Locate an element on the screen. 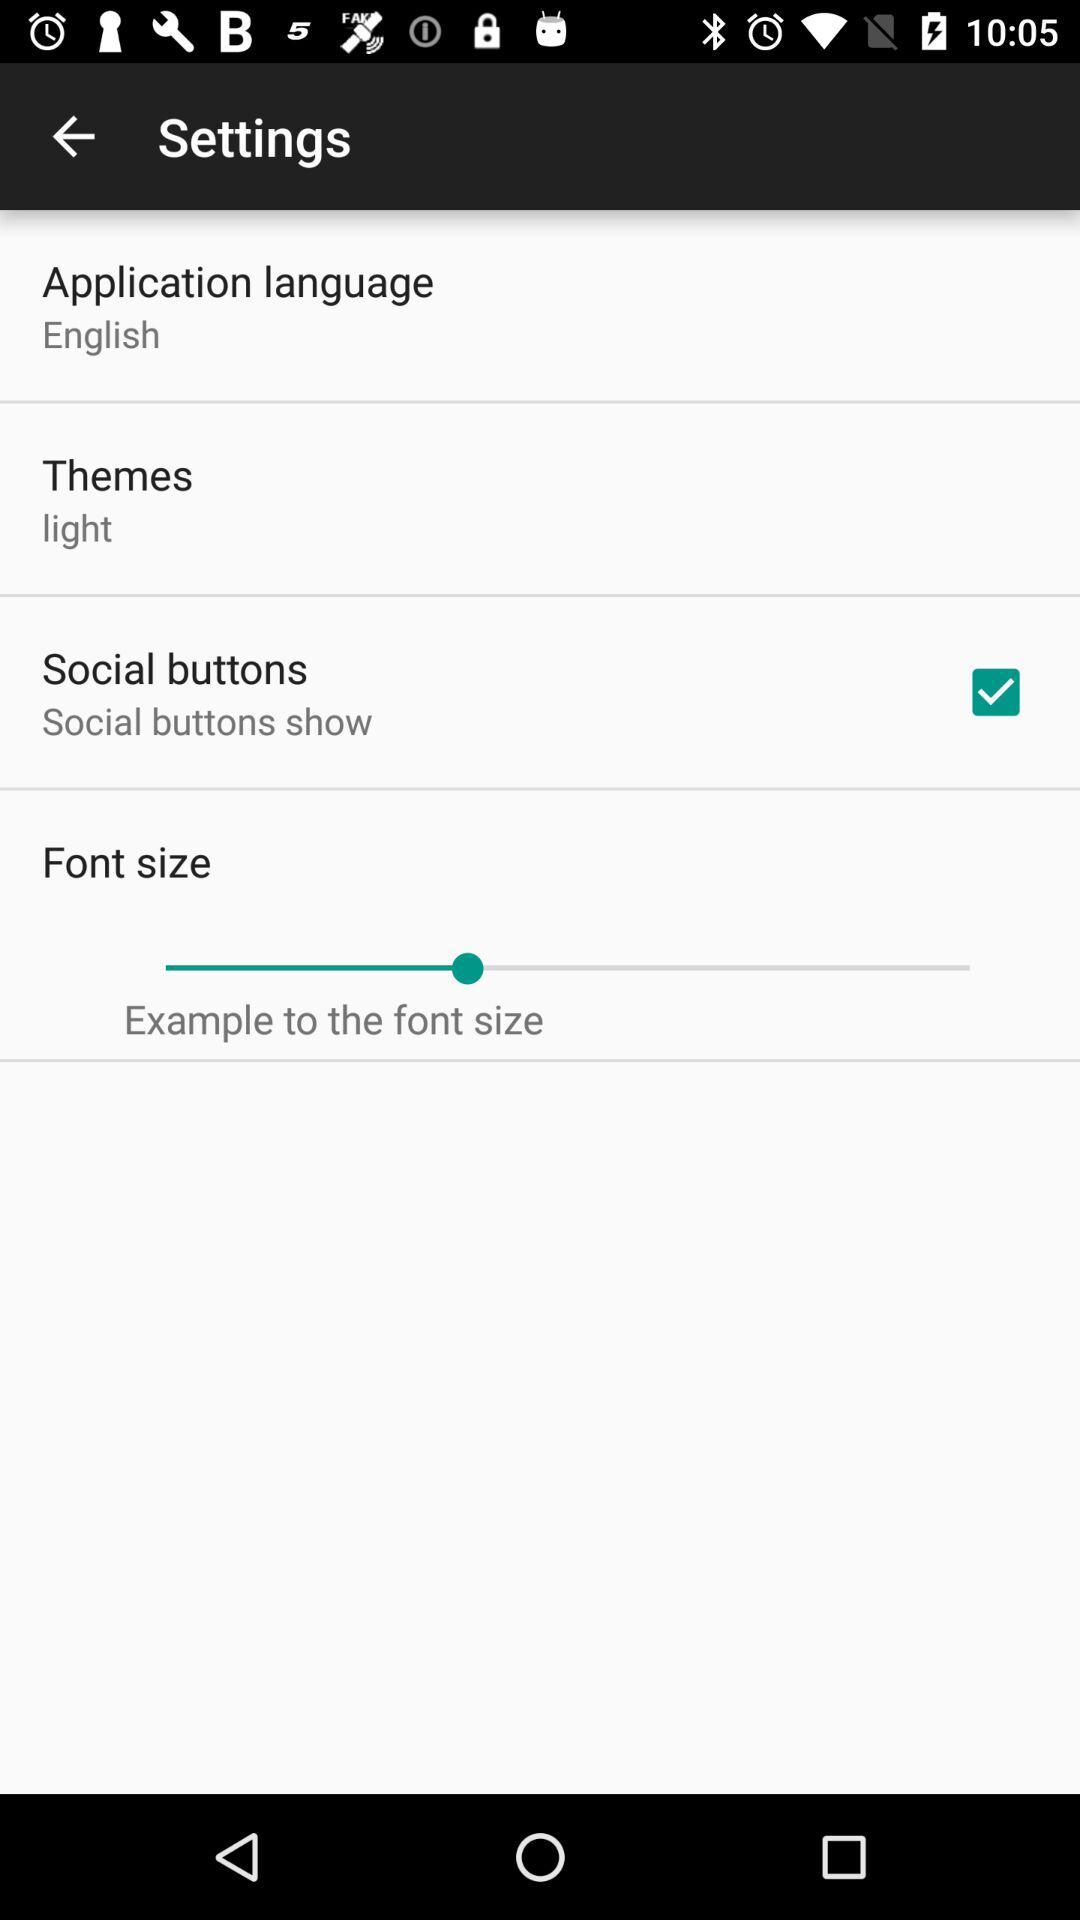 This screenshot has height=1920, width=1080. app to the left of settings icon is located at coordinates (72, 135).